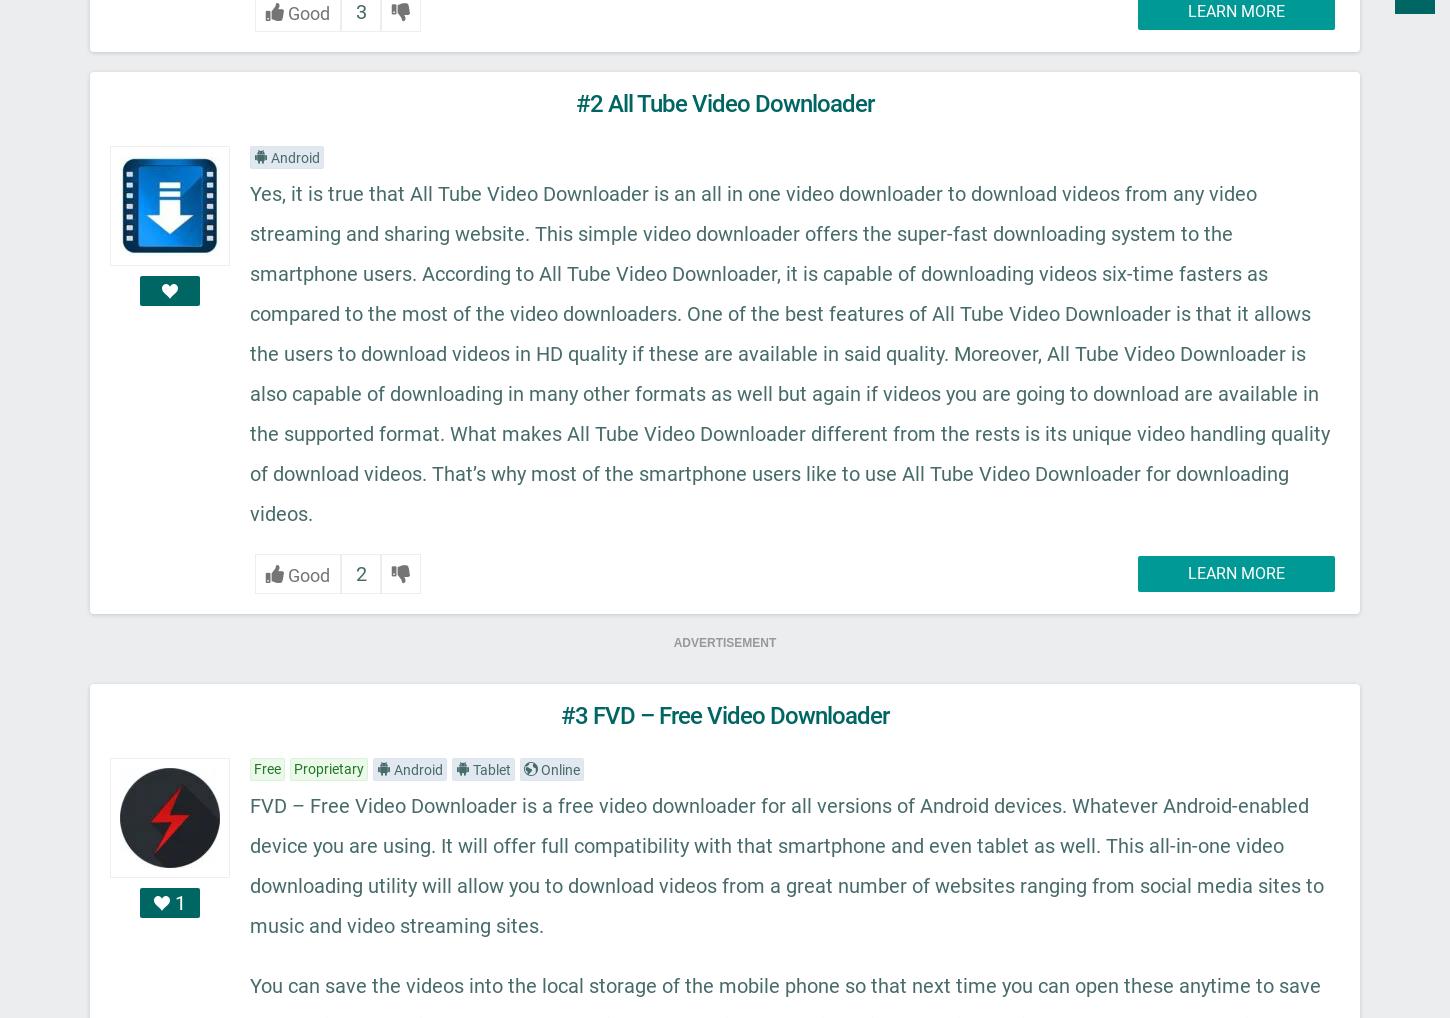  I want to click on 'Online', so click(558, 768).